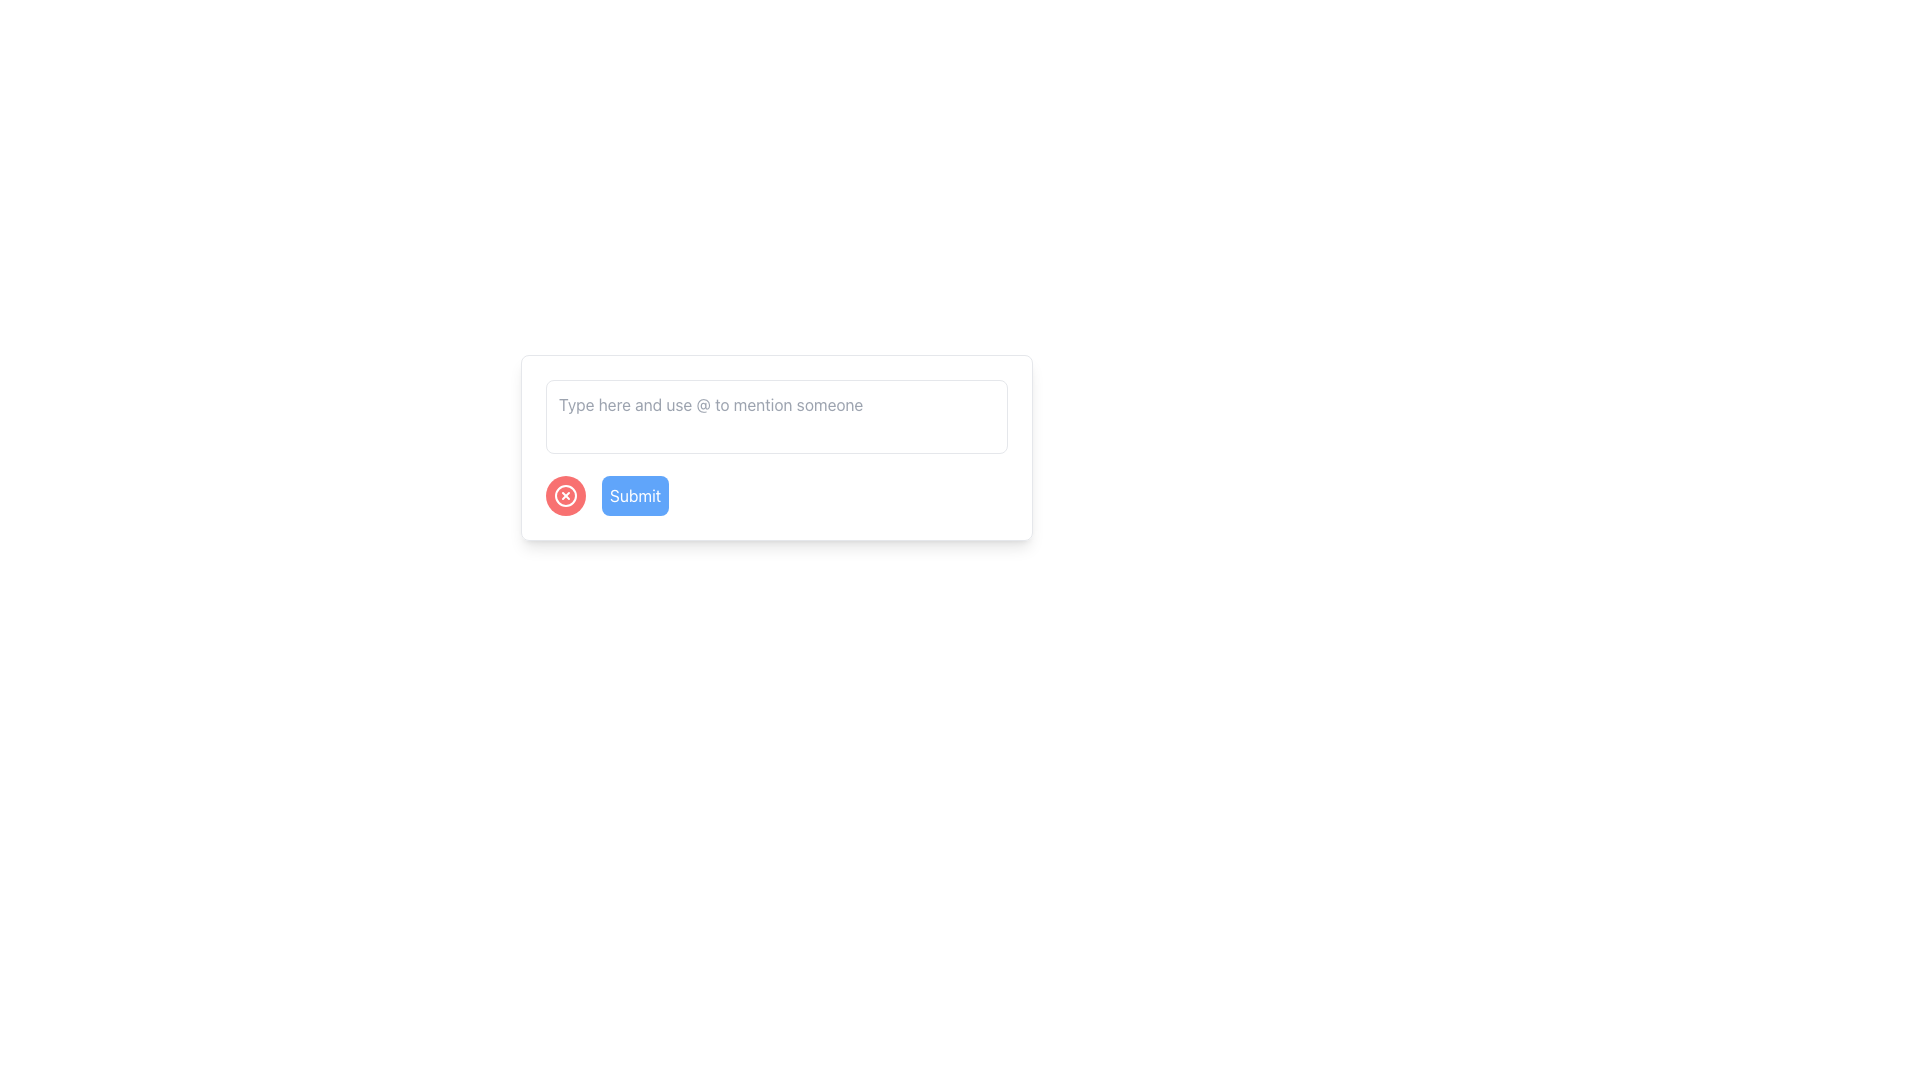  I want to click on the circular red button with a white cross icon to clear the input field, so click(565, 495).